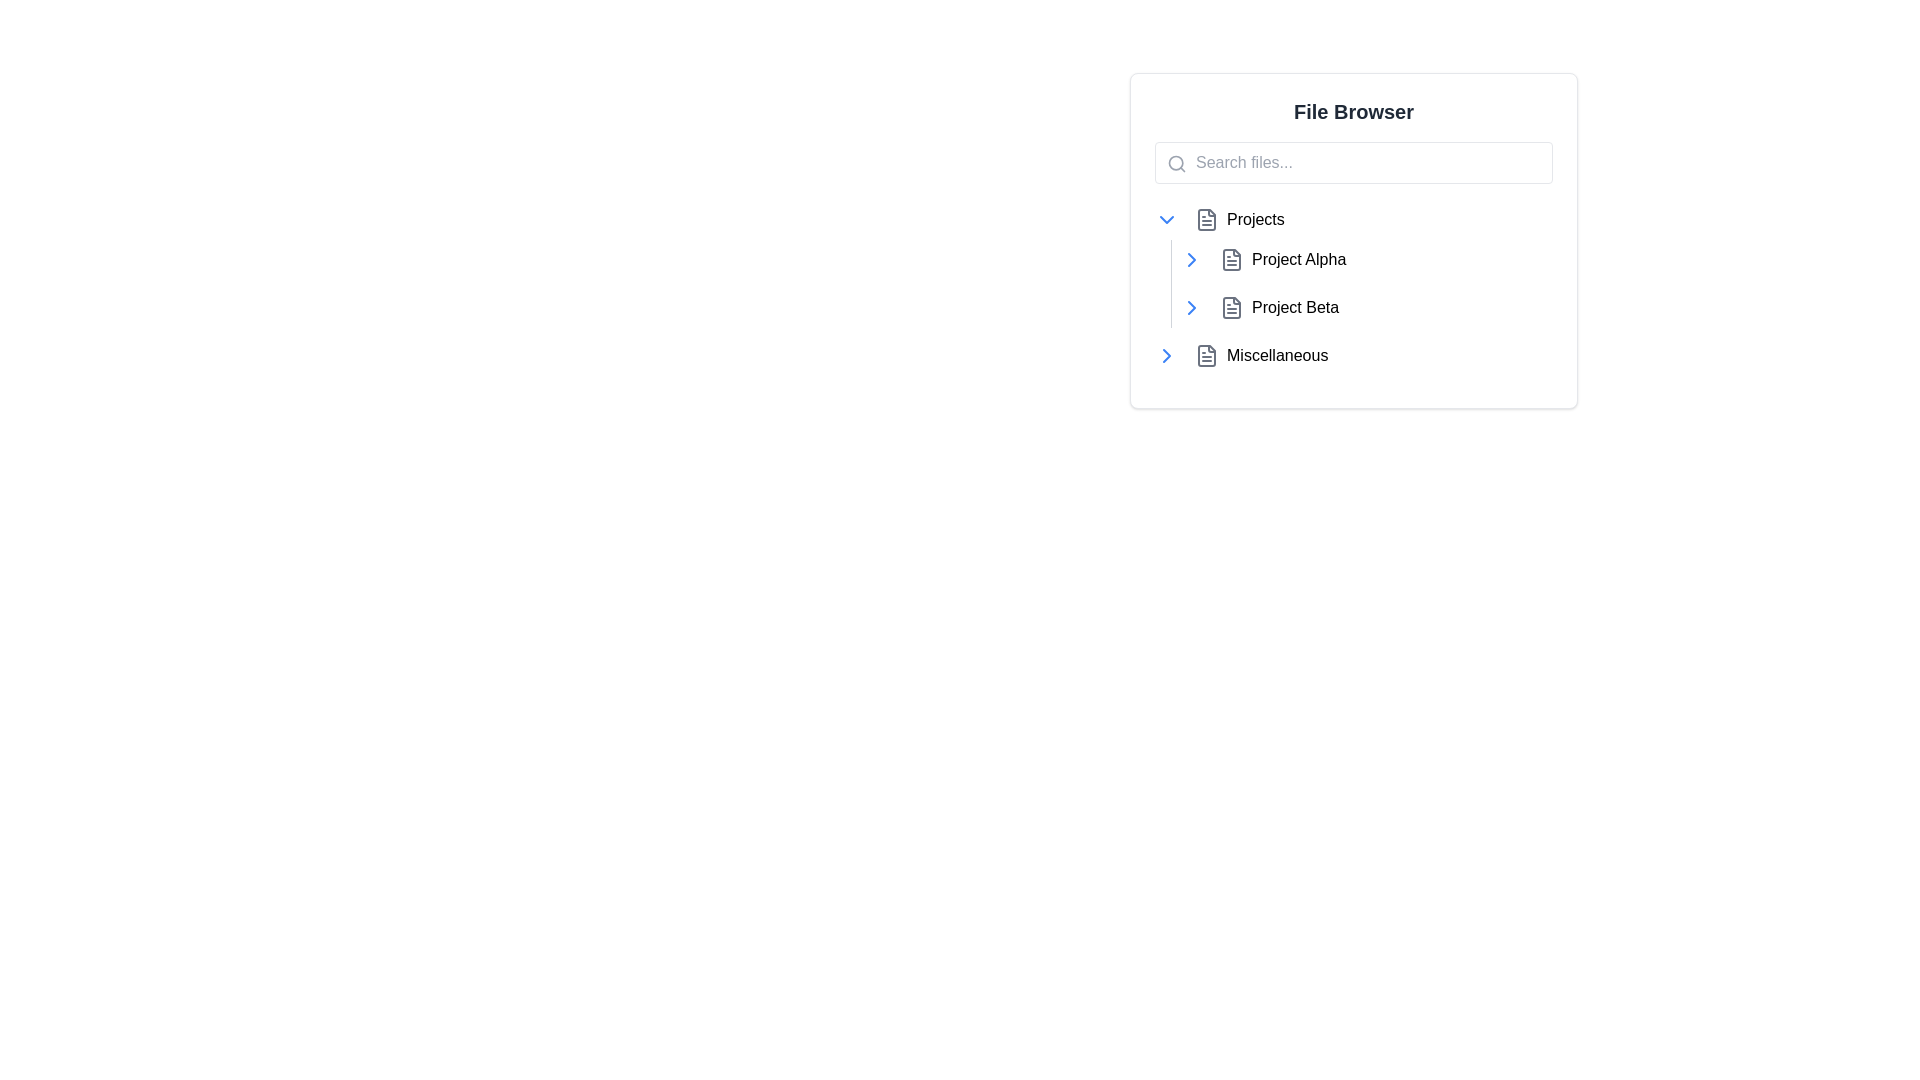 Image resolution: width=1920 pixels, height=1080 pixels. I want to click on the small gray magnifying glass icon located in the top-left region of the search bar, positioned left-aligned near the placeholder text 'Search files...', so click(1176, 163).